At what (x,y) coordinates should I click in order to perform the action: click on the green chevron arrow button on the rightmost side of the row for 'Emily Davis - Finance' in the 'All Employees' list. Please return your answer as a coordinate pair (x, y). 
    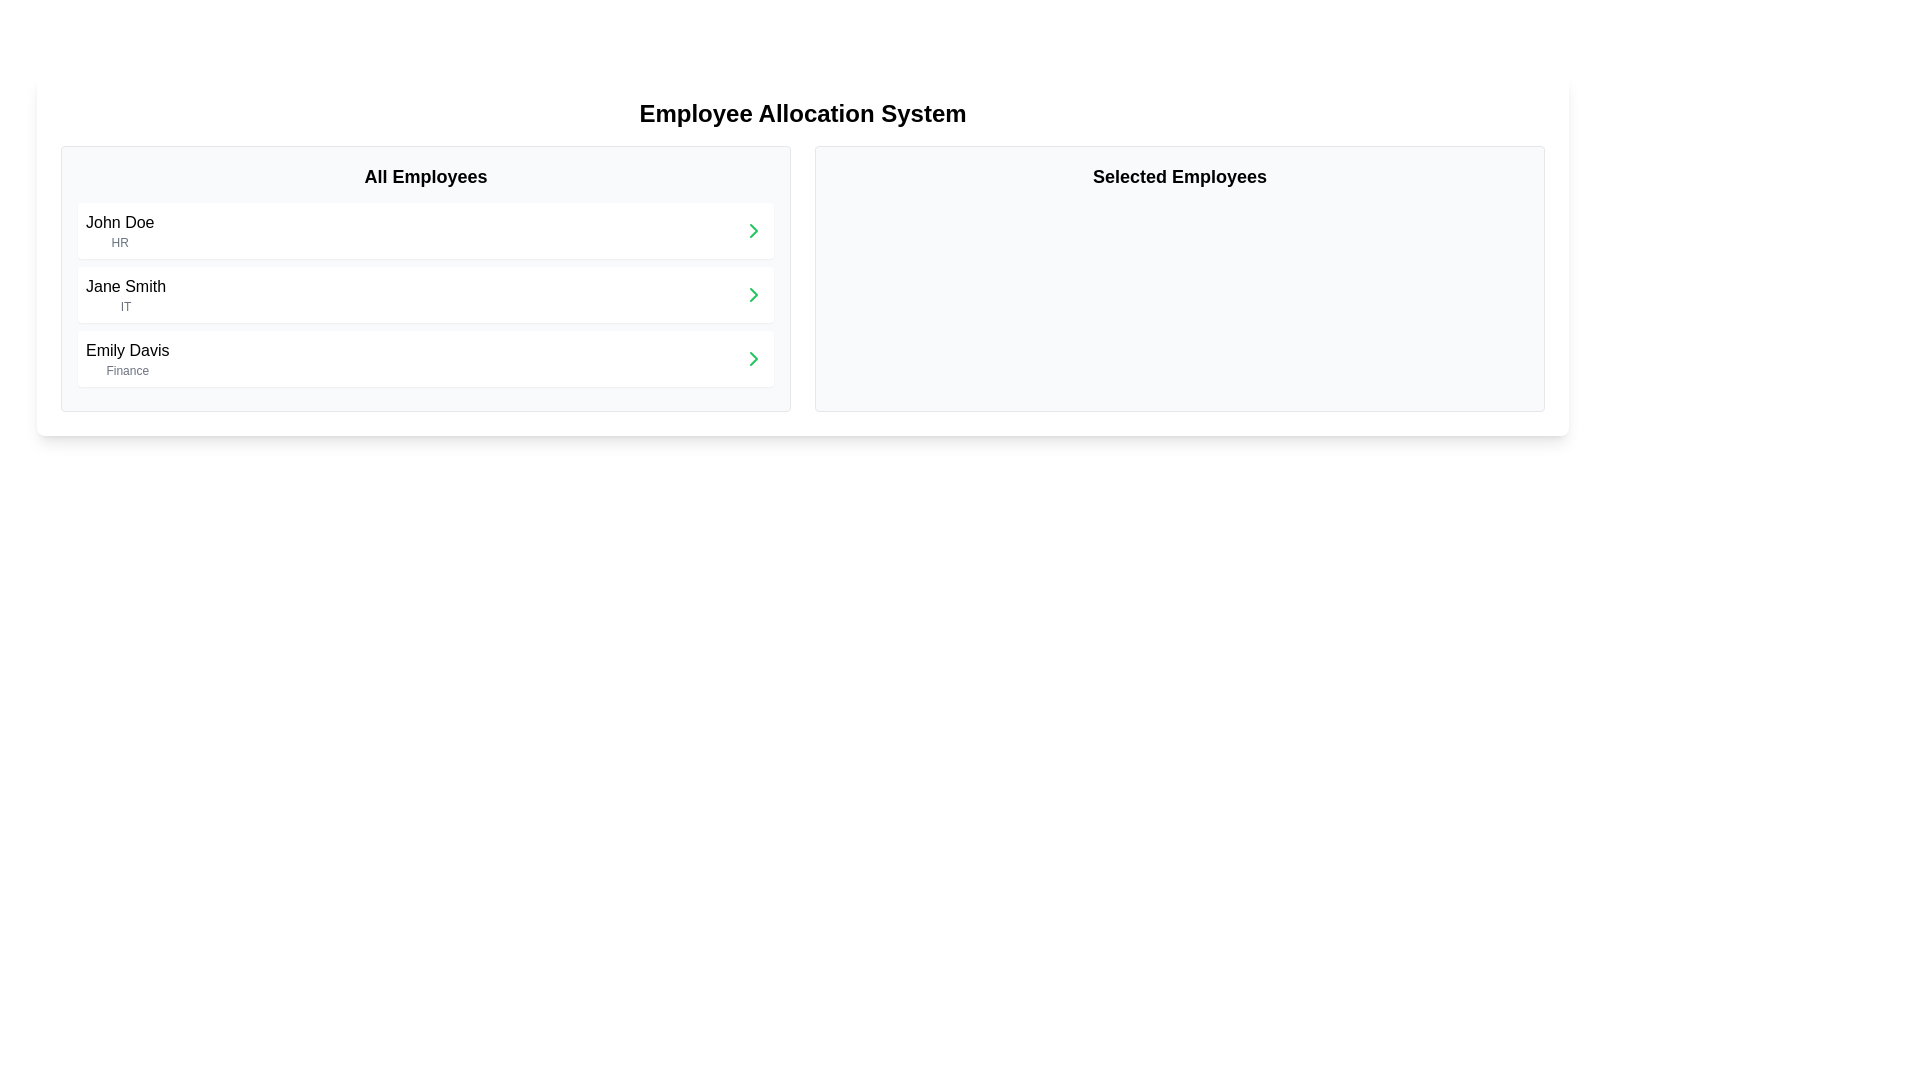
    Looking at the image, I should click on (752, 357).